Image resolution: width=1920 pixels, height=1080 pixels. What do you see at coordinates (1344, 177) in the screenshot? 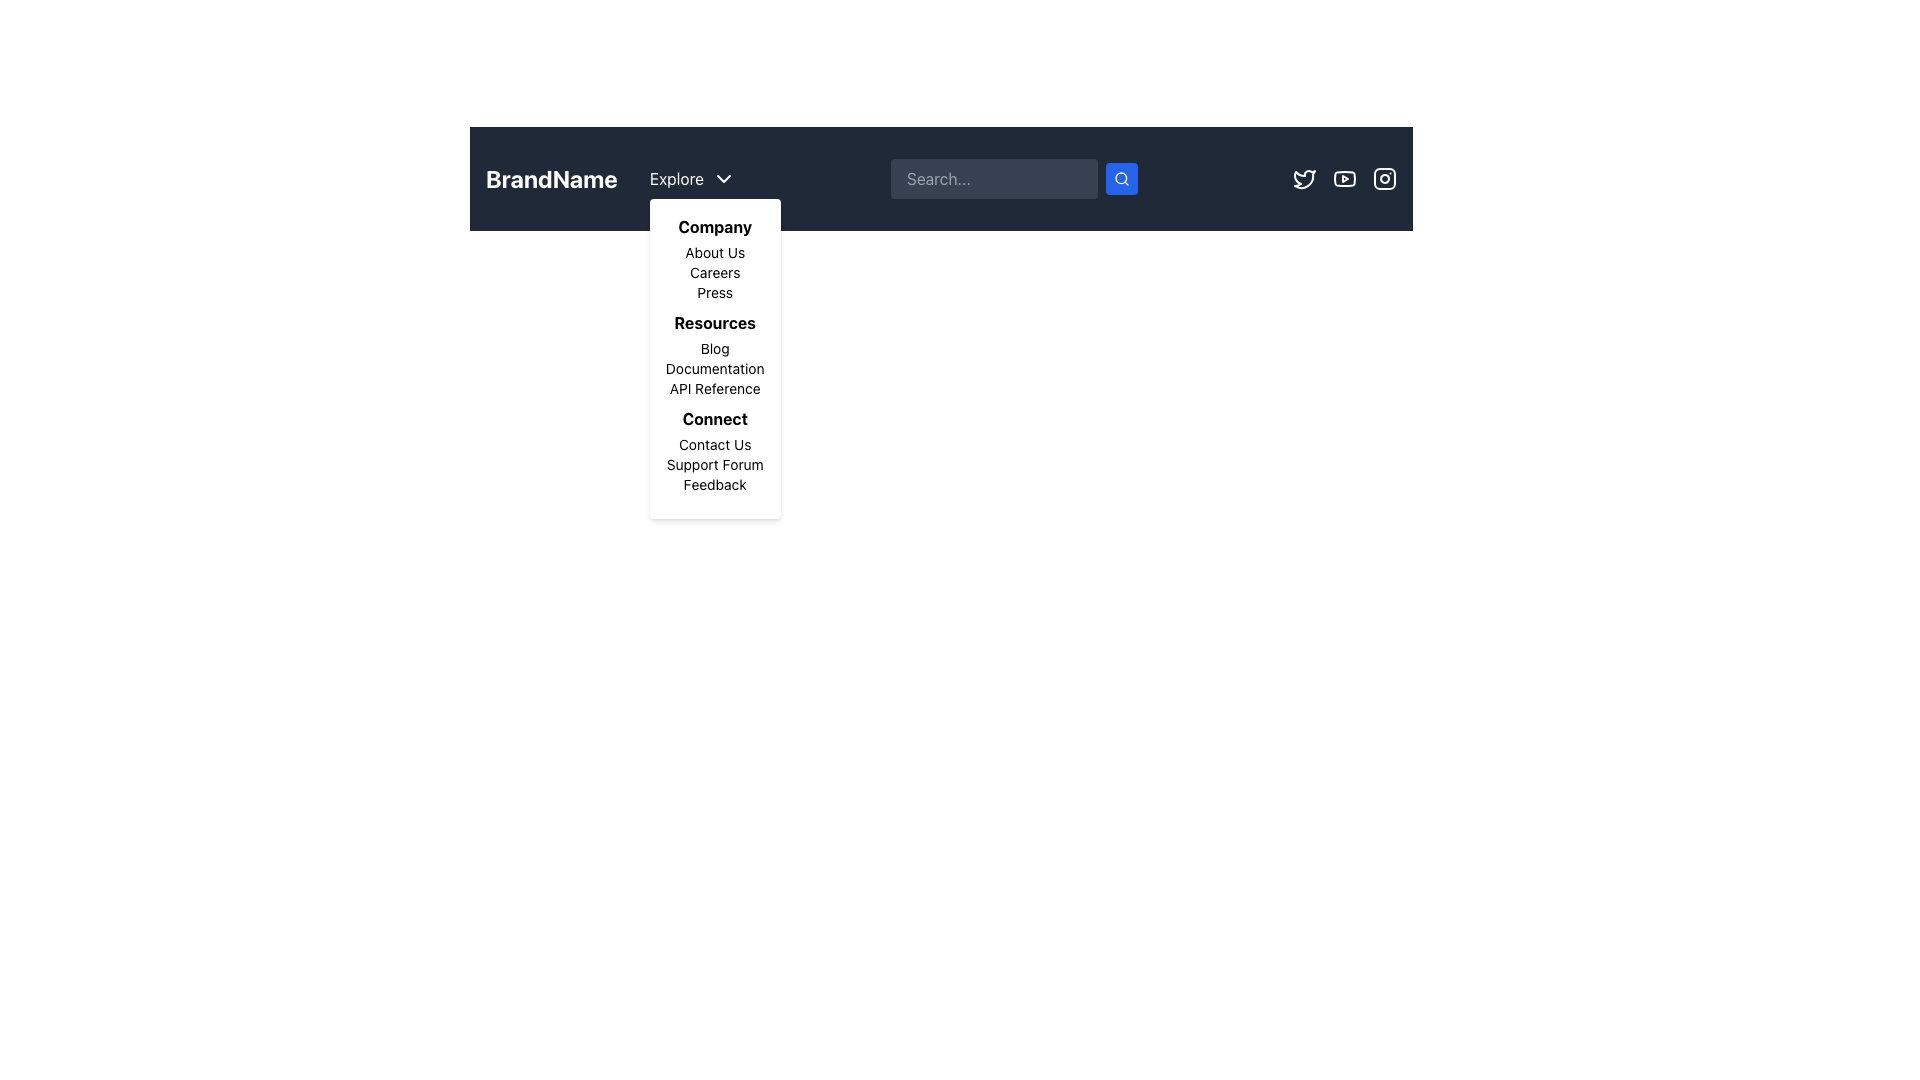
I see `the YouTube icon located in the top-right corner of the navigation bar, positioned between the Twitter and Instagram icons` at bounding box center [1344, 177].